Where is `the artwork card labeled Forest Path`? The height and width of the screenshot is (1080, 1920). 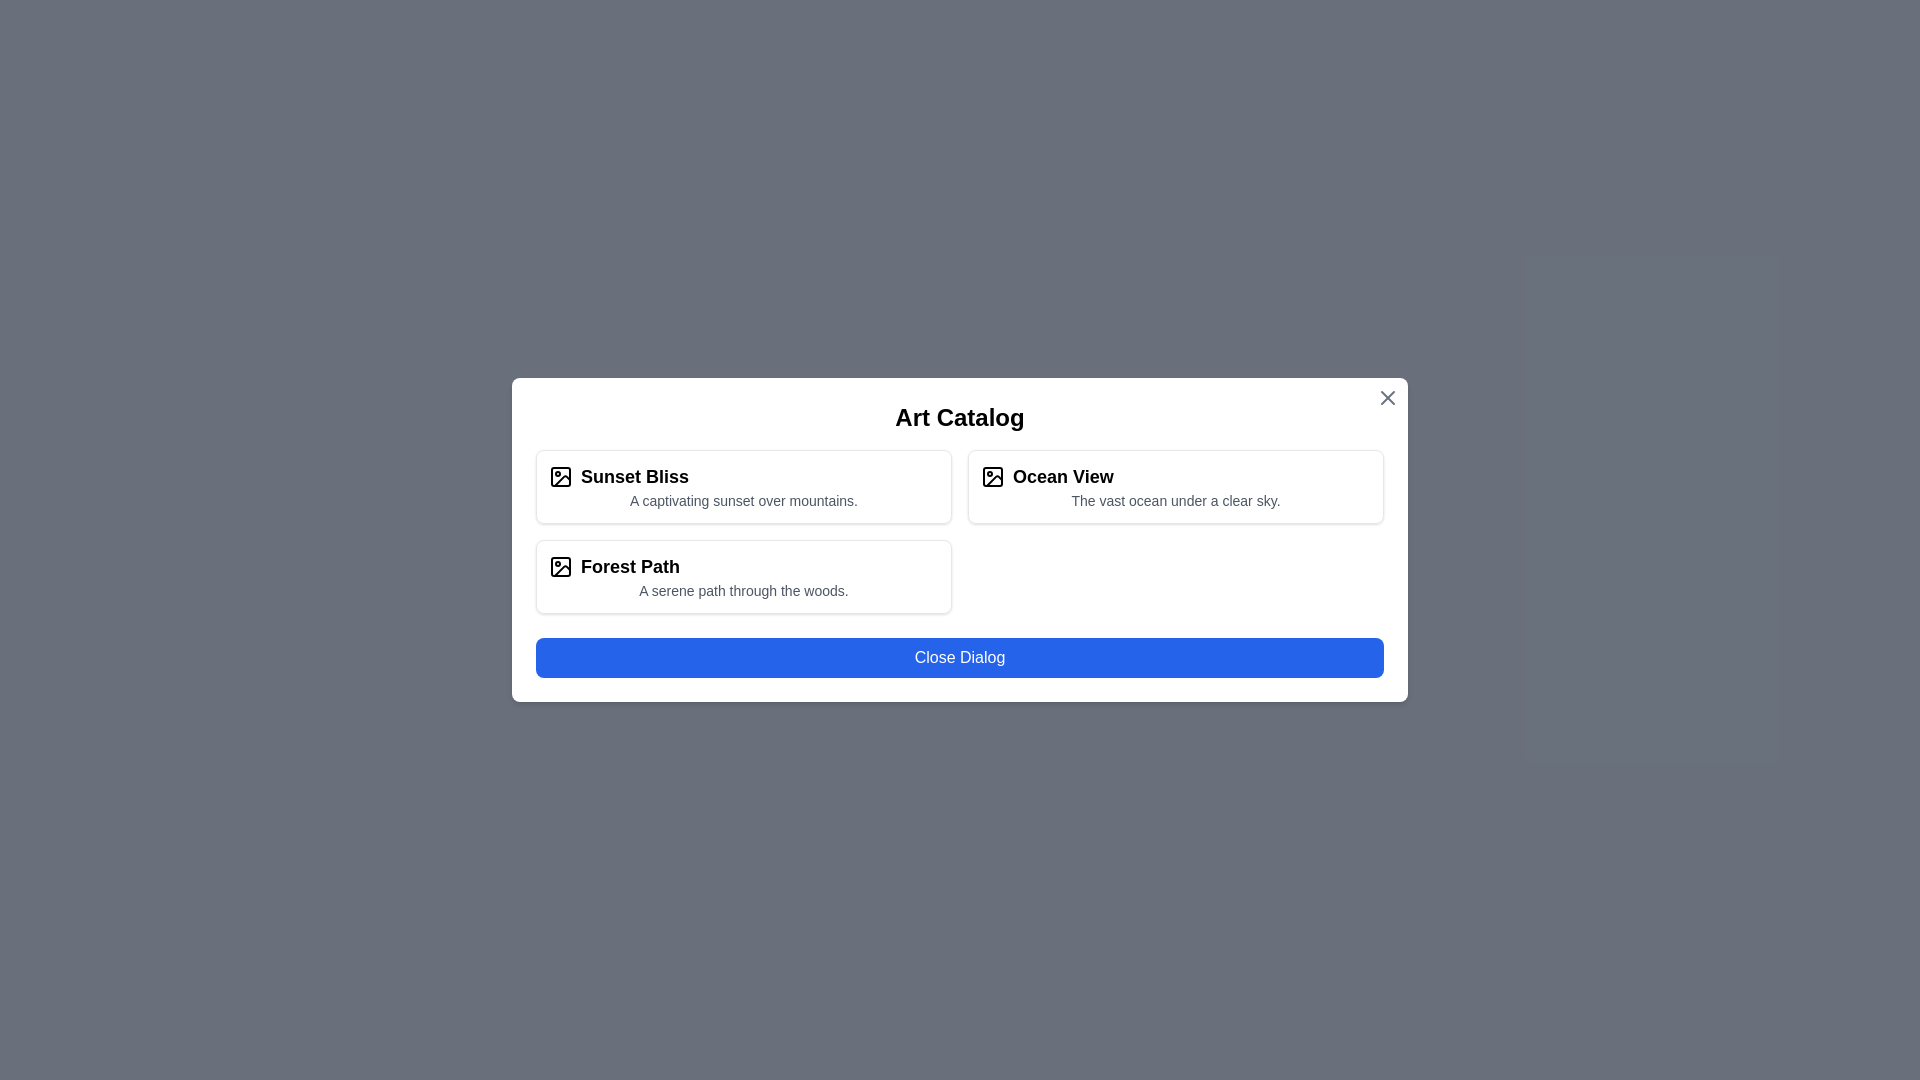
the artwork card labeled Forest Path is located at coordinates (743, 577).